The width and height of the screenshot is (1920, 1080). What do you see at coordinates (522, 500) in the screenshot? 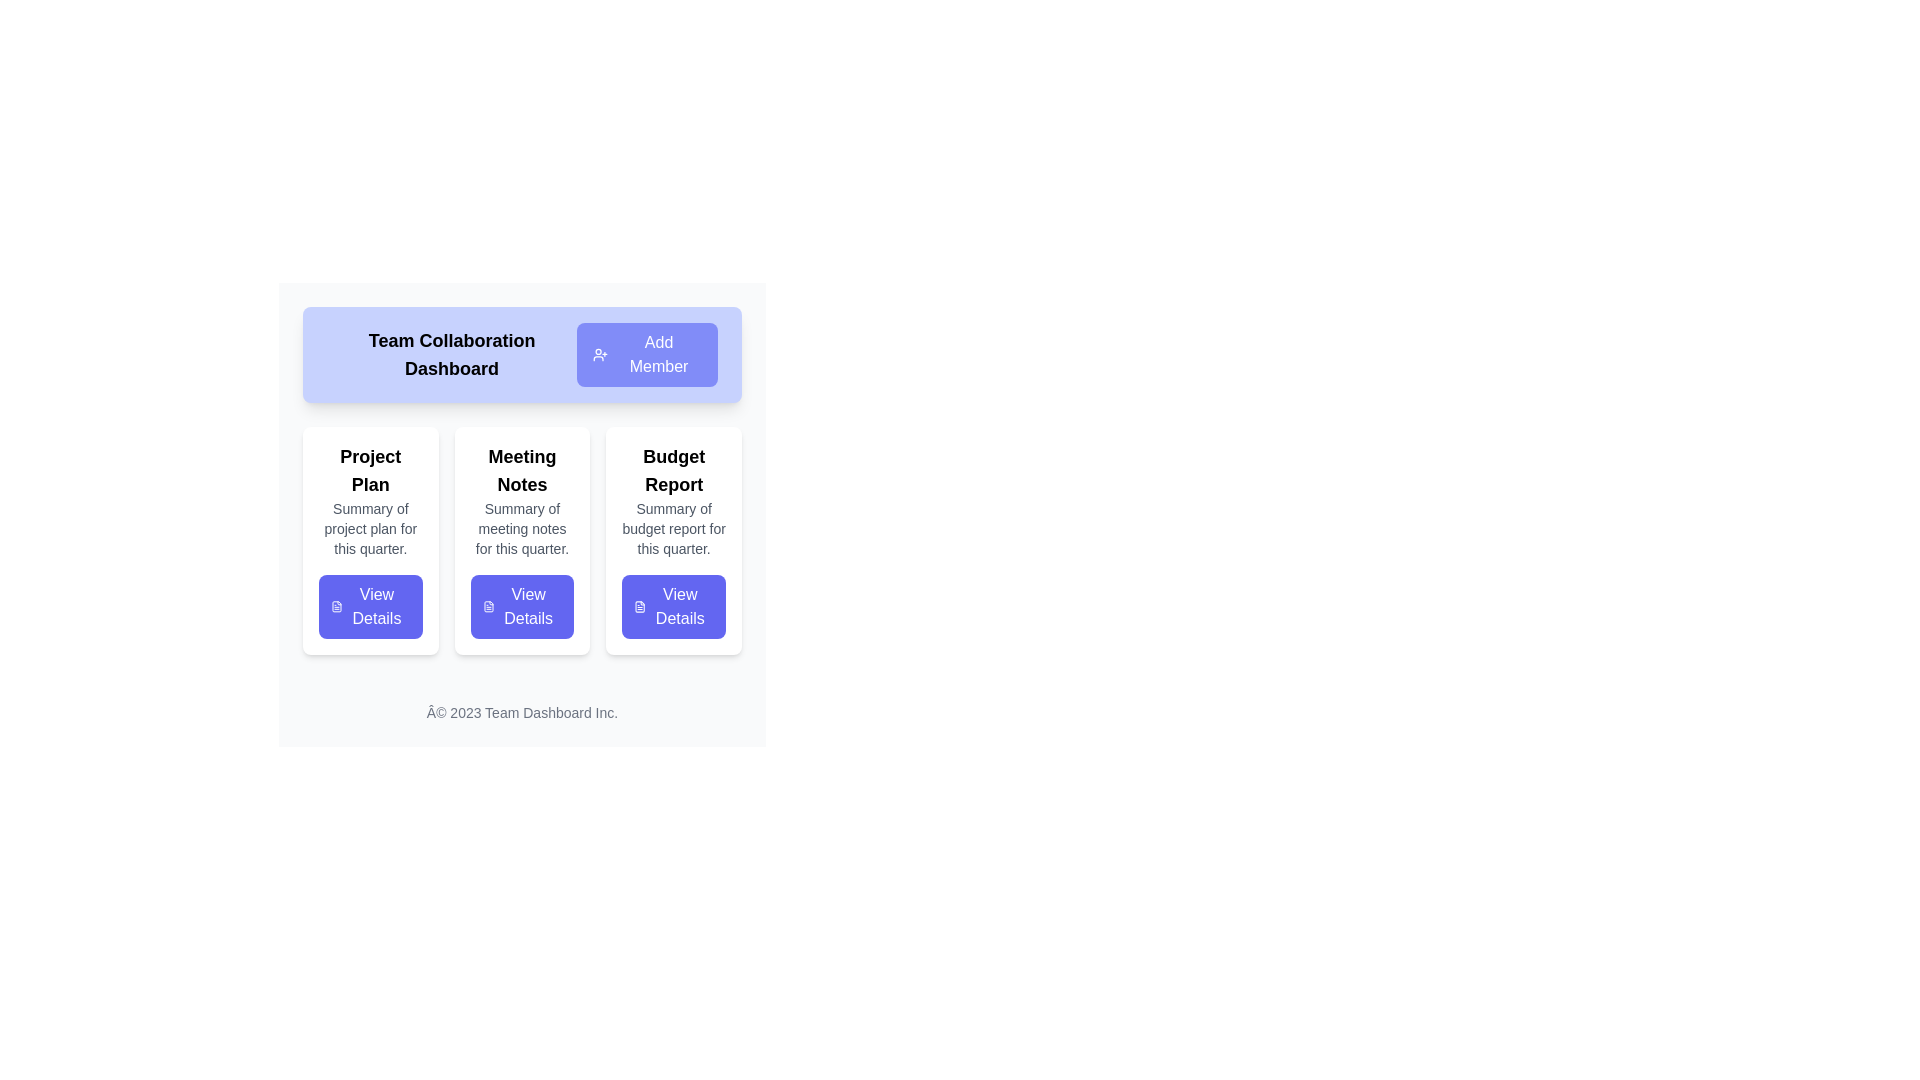
I see `the informational header located in the center of the second card, which provides a brief overview of the meeting notes` at bounding box center [522, 500].